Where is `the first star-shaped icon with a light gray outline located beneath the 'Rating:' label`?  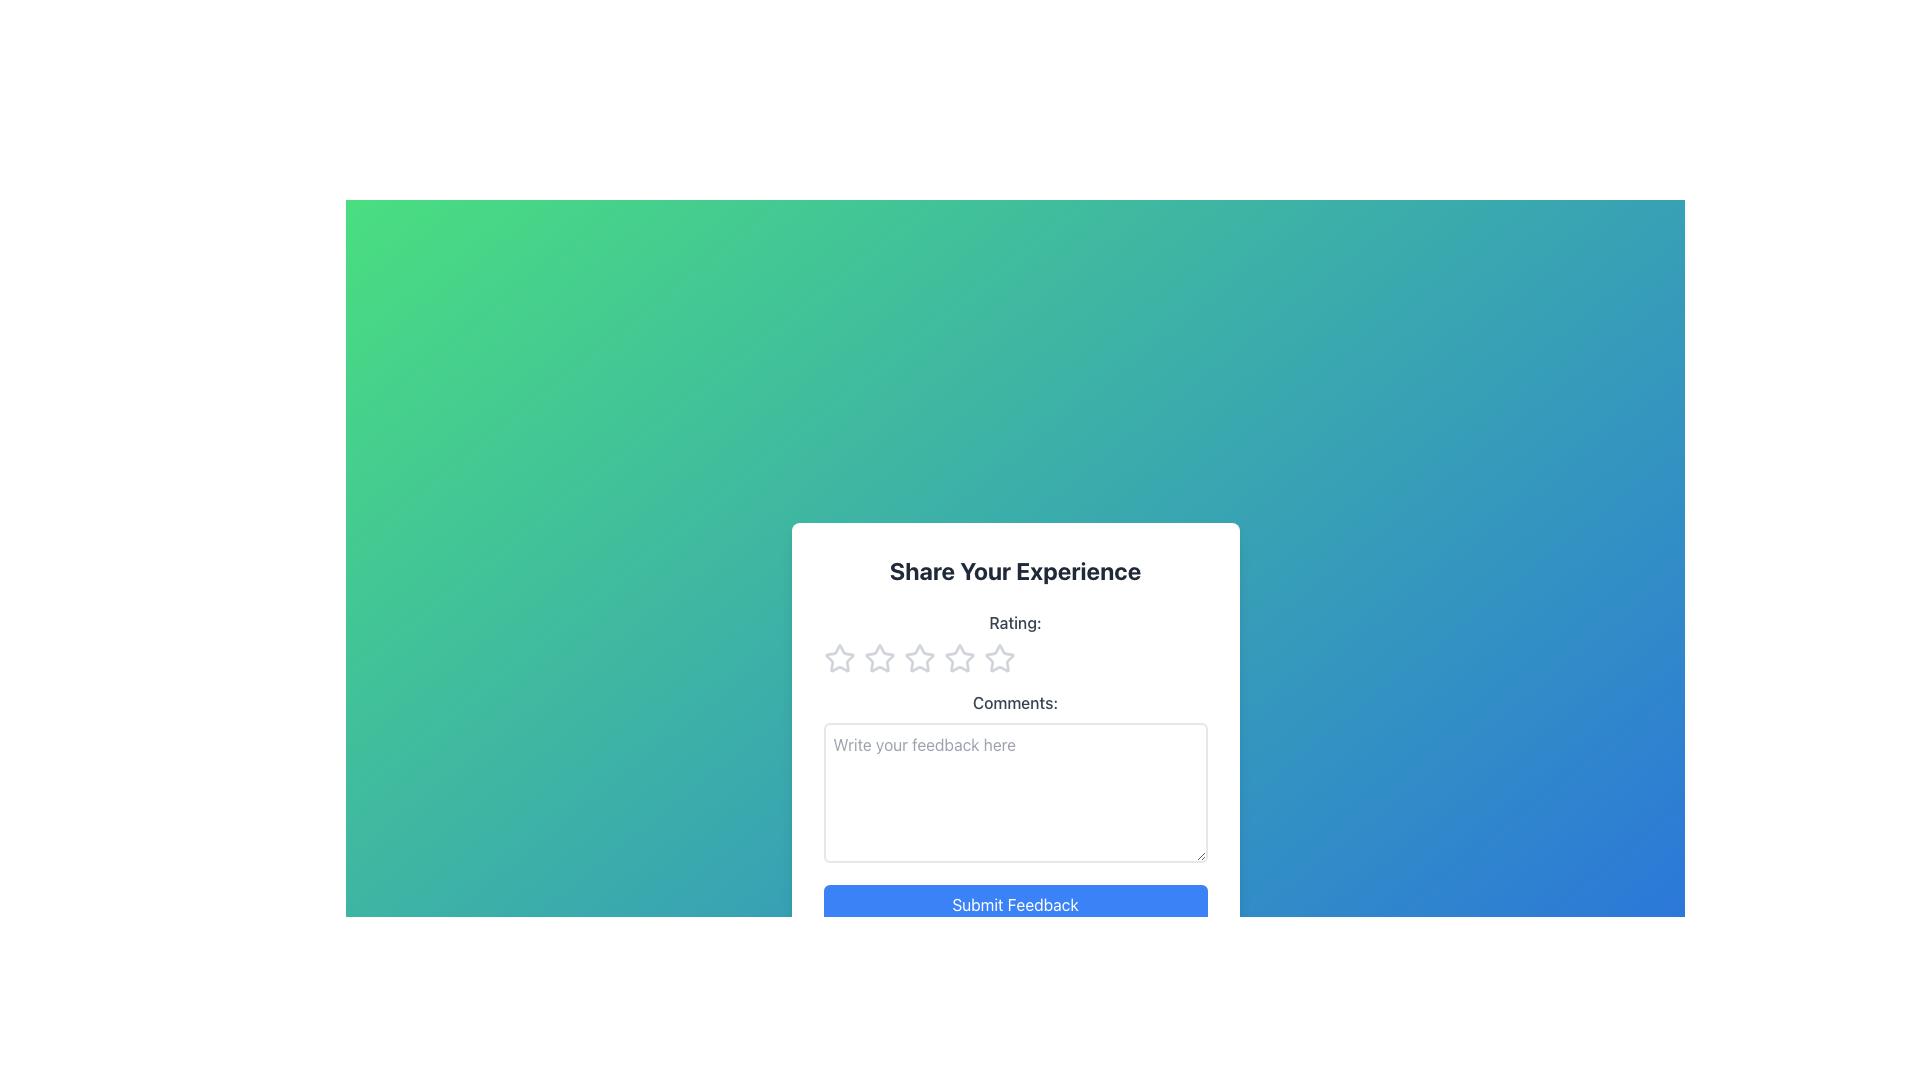 the first star-shaped icon with a light gray outline located beneath the 'Rating:' label is located at coordinates (839, 659).